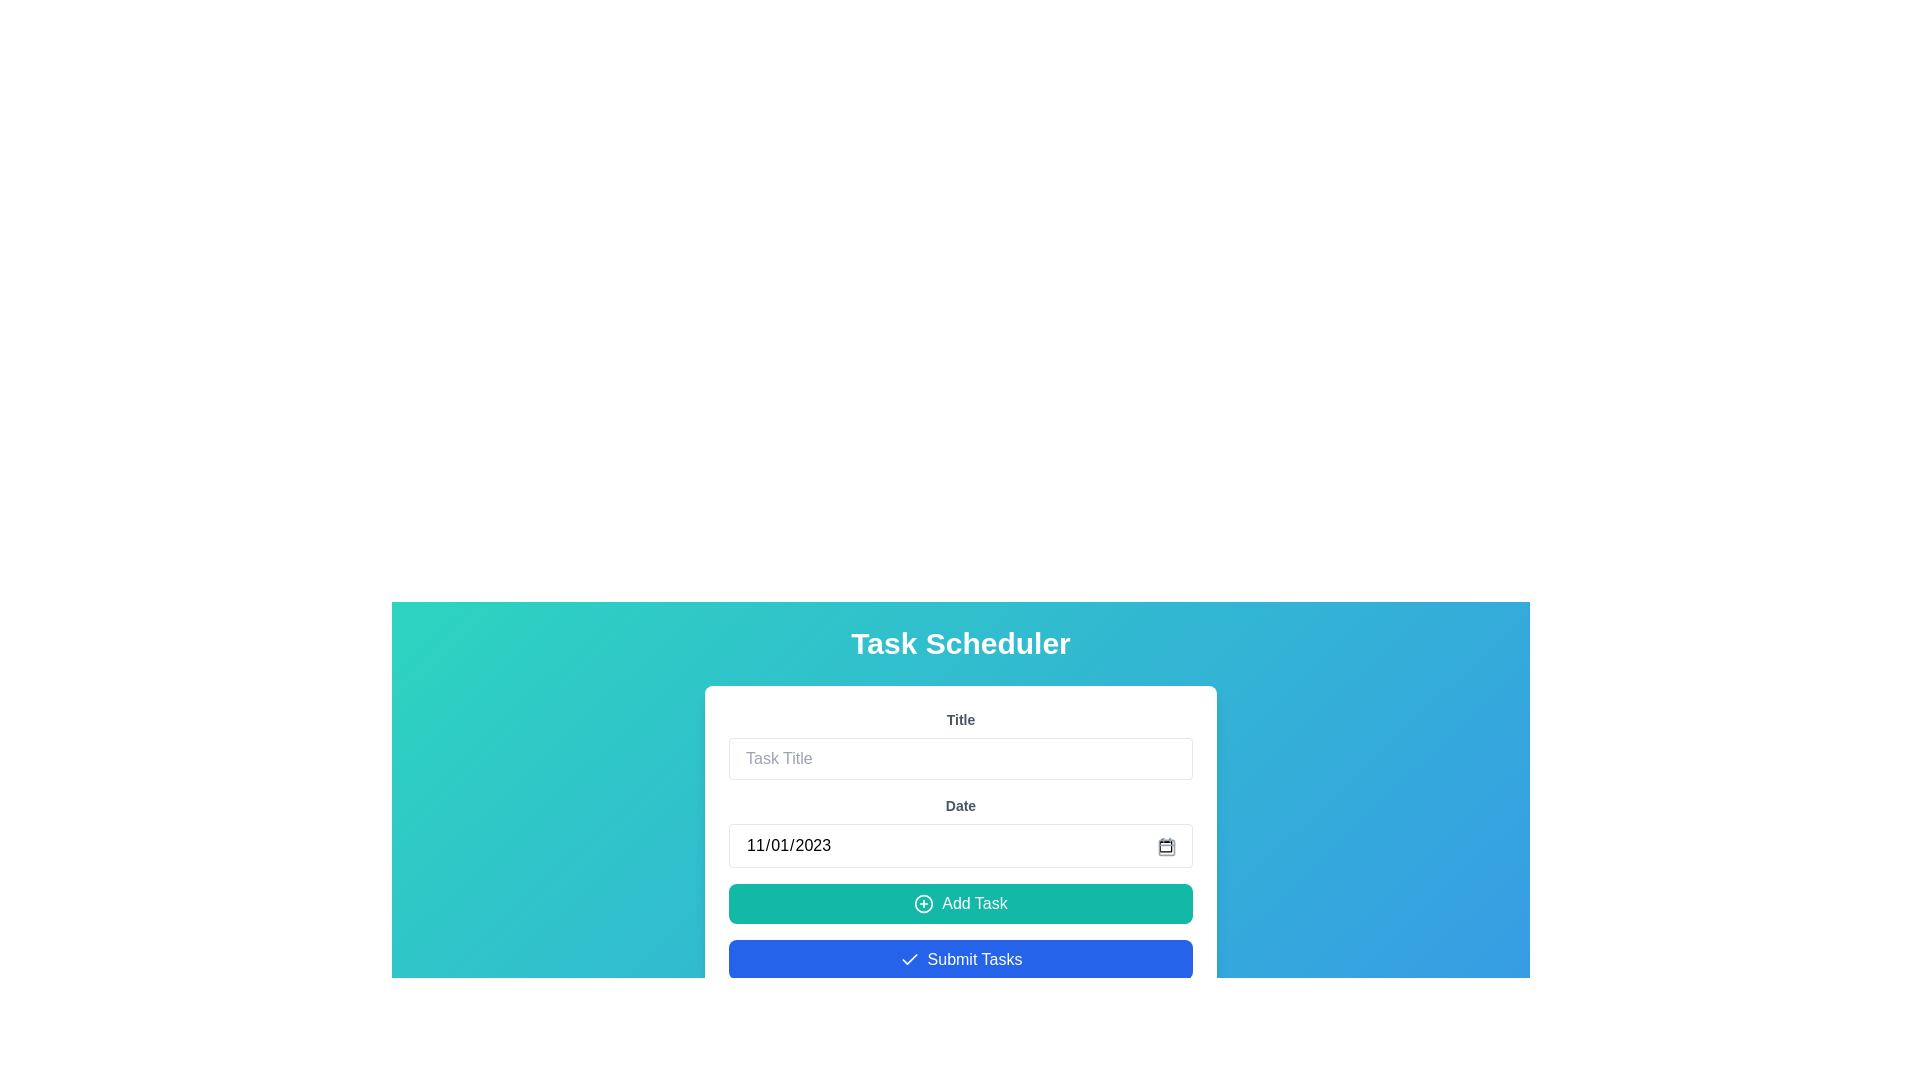  I want to click on the circular icon with a plus sign located inside the 'Add Task' button, which has a teal background and is outlined, positioned centrally below the input fields, so click(923, 903).